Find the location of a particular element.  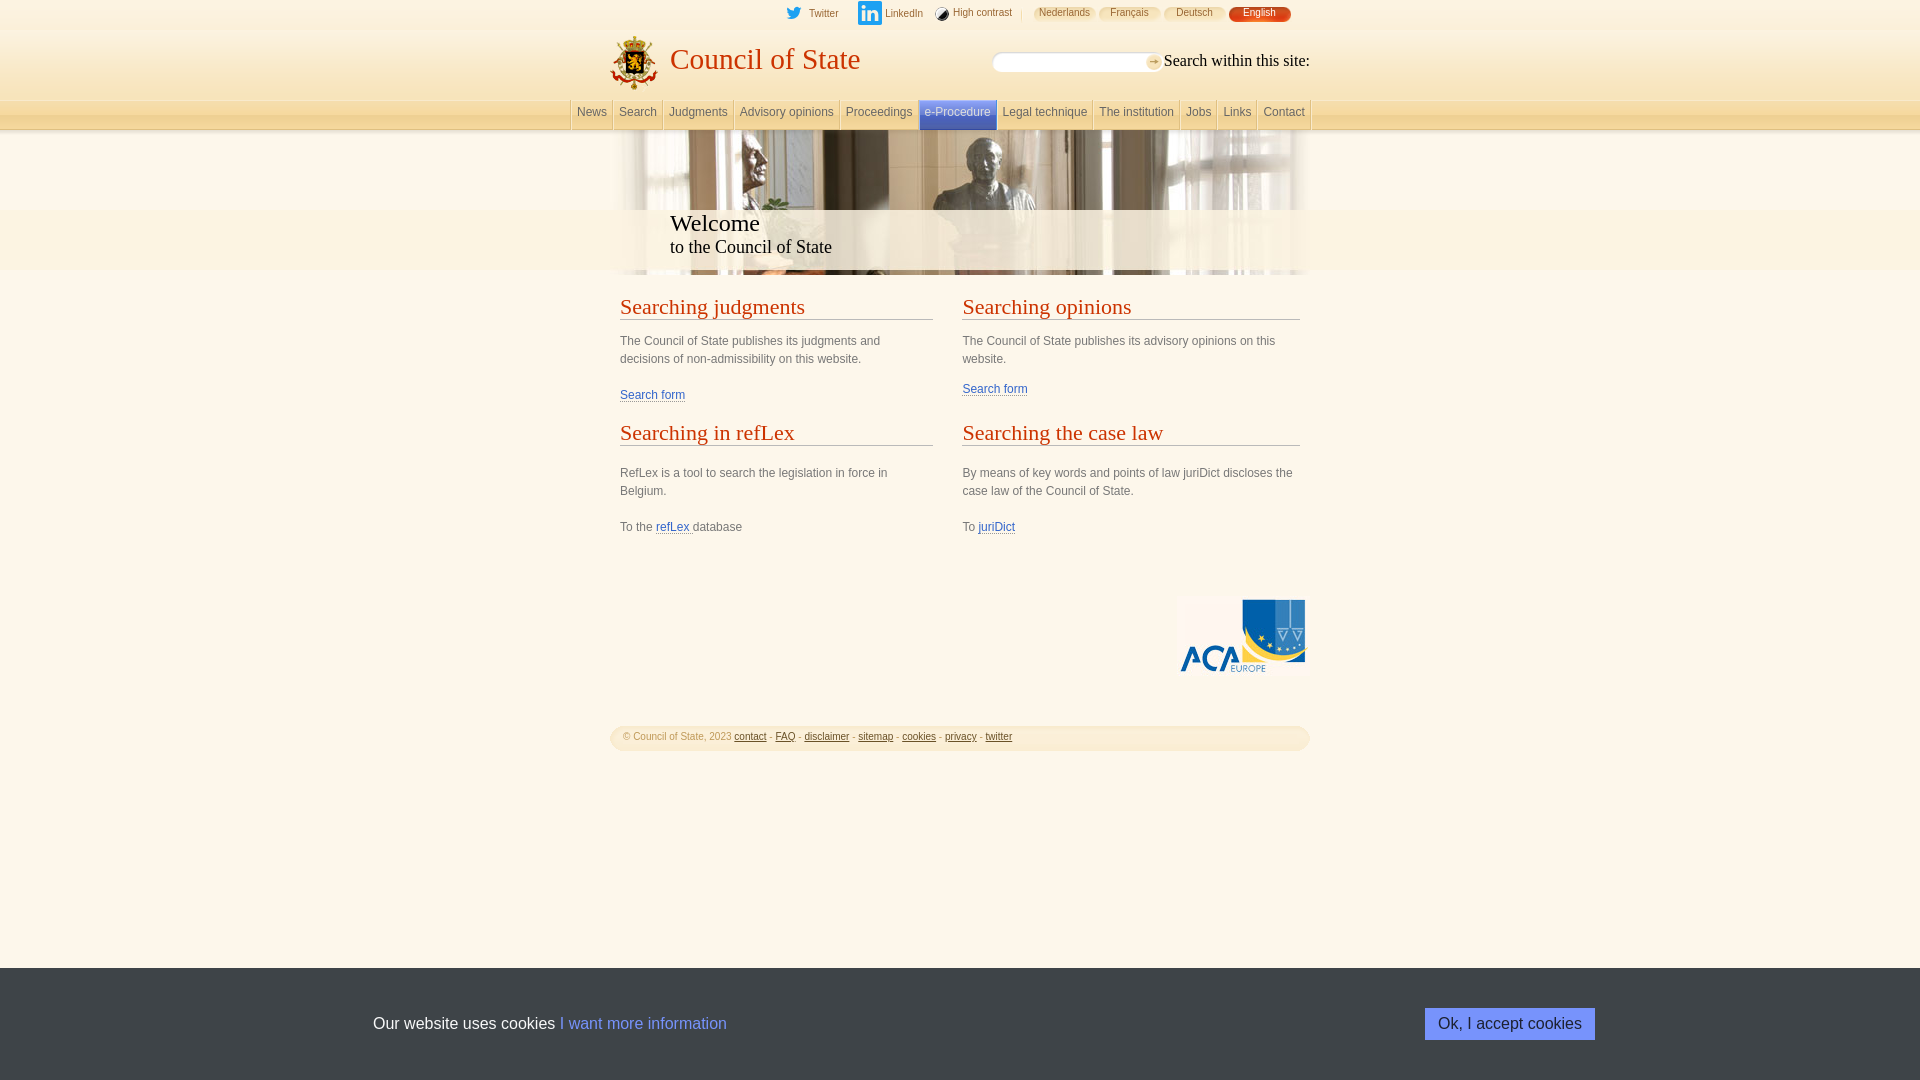

'Proceedings' is located at coordinates (879, 117).